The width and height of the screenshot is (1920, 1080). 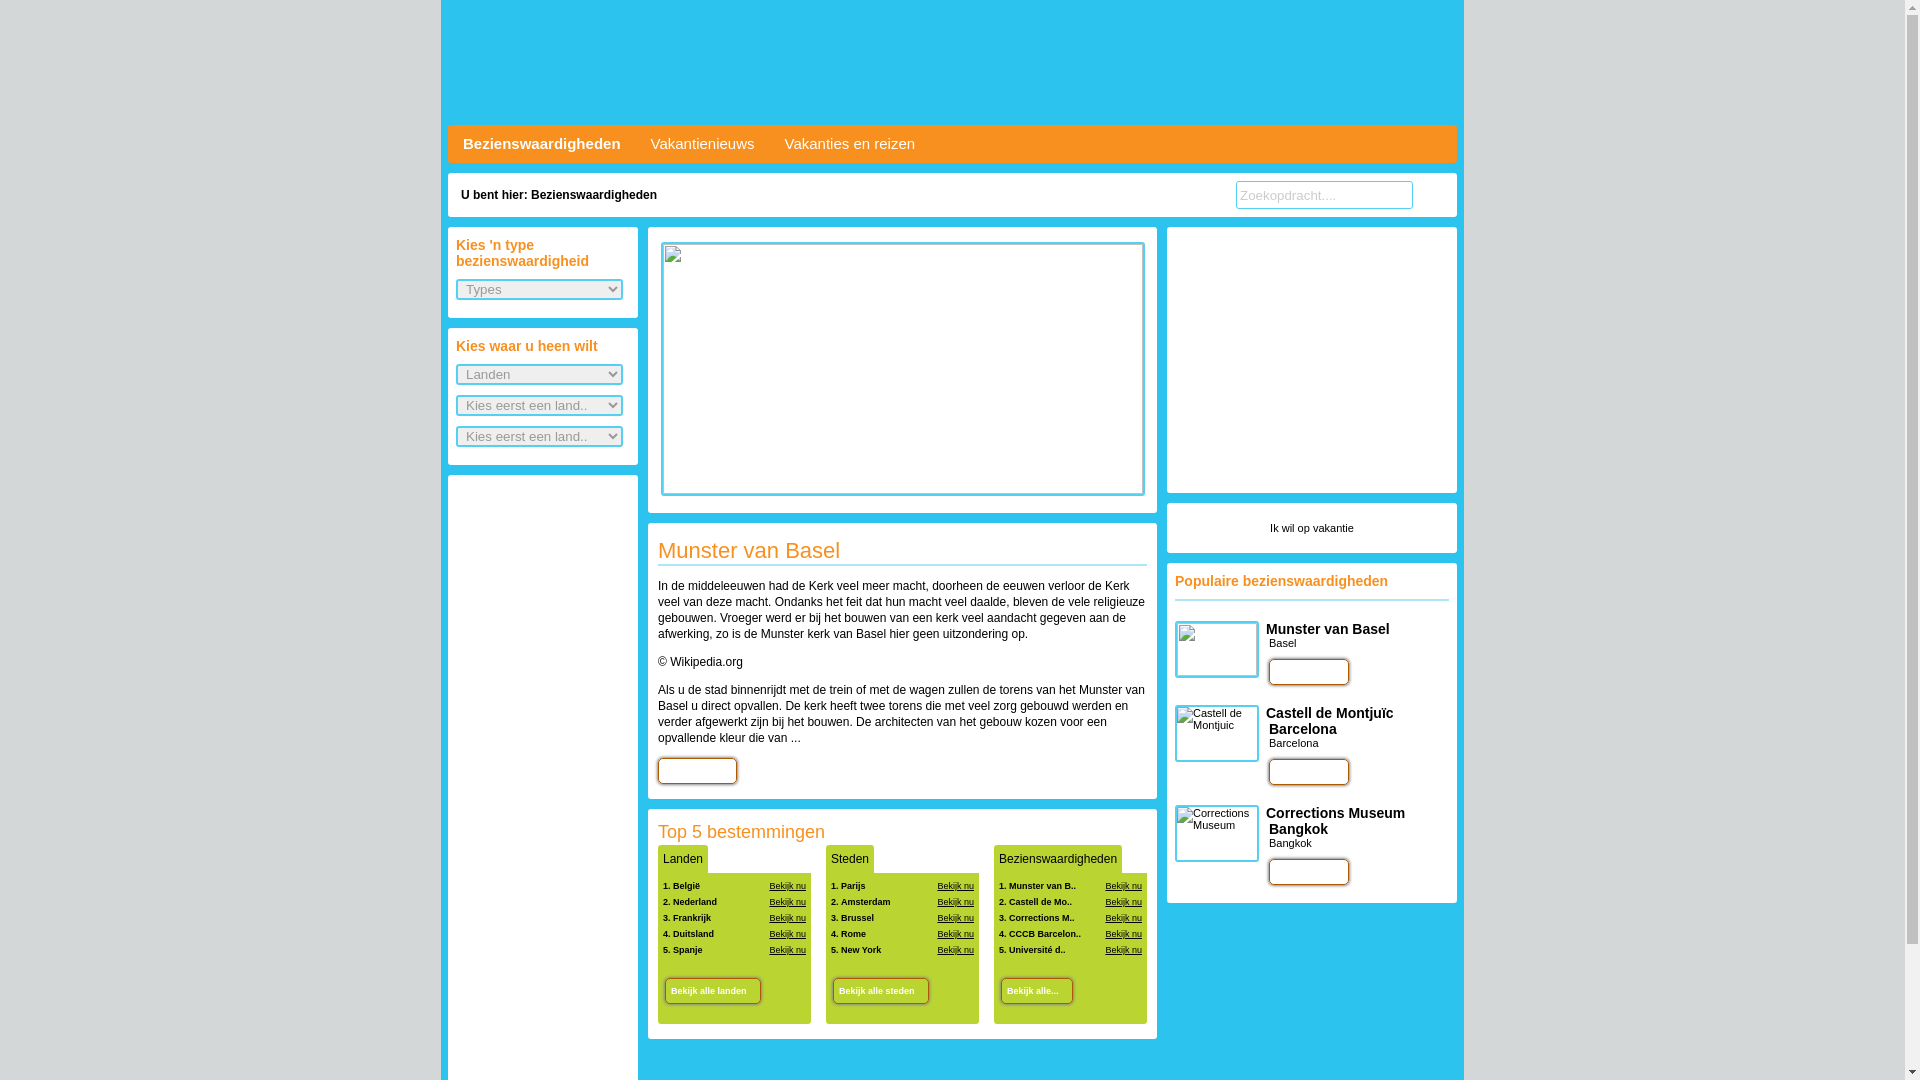 I want to click on 'Vakanties en reizen', so click(x=768, y=142).